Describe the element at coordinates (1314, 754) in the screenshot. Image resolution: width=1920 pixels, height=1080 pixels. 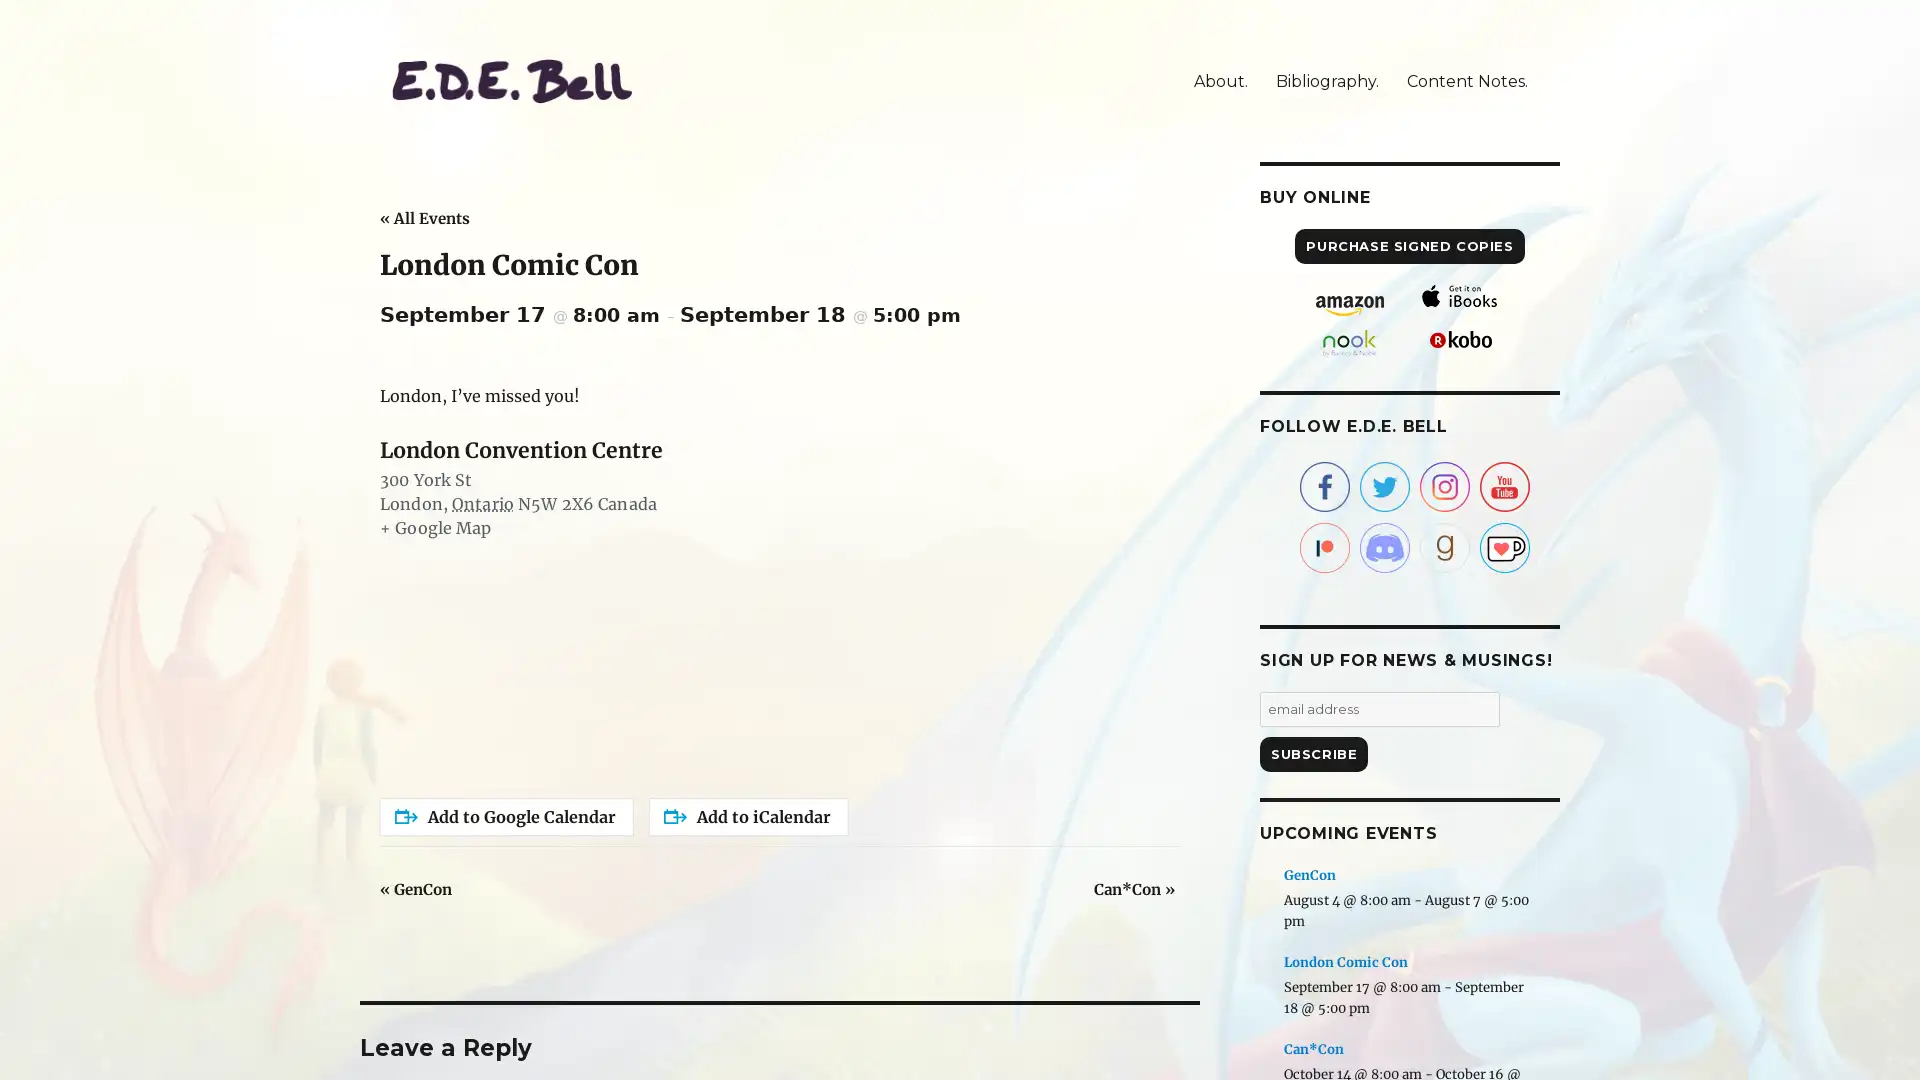
I see `Subscribe` at that location.